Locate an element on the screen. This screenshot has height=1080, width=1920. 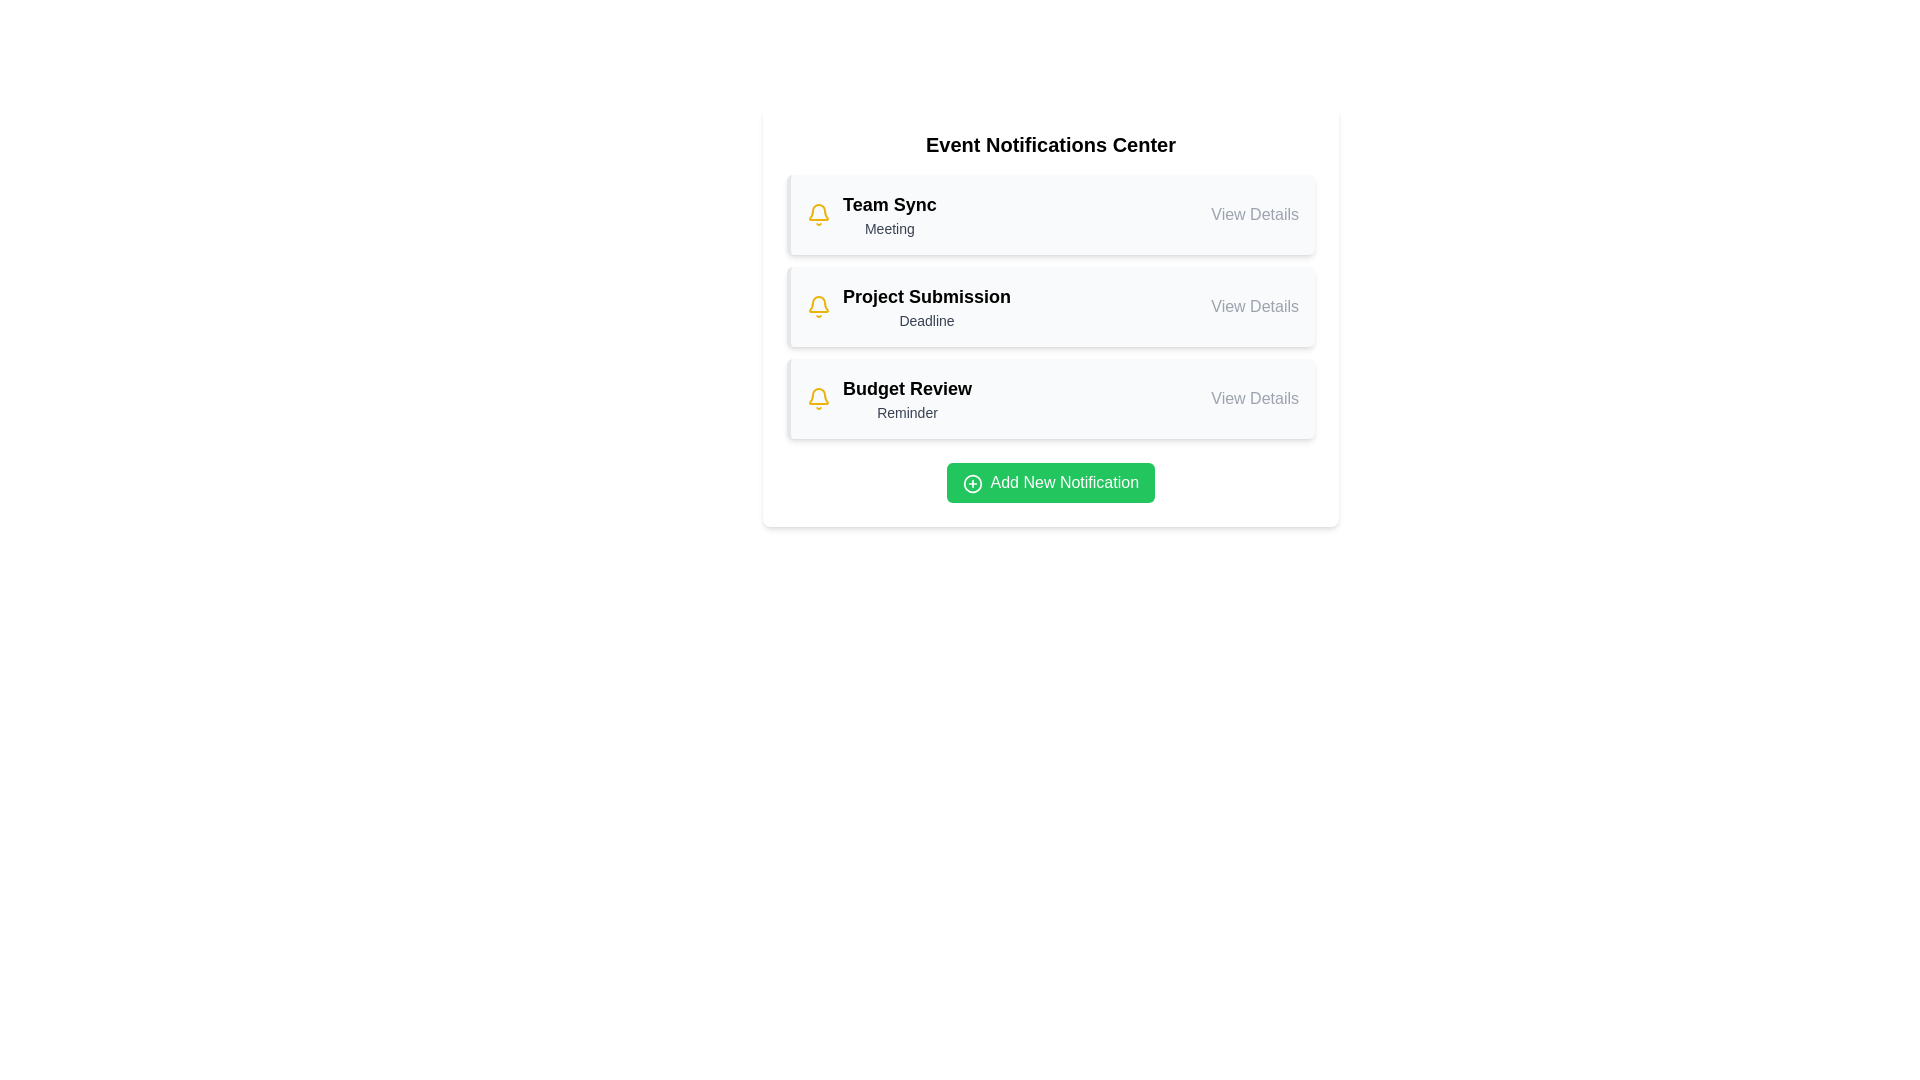
the static text label indicating 'Meeting', which is positioned beneath 'Team Sync' in the Event Notifications Center panel is located at coordinates (888, 227).